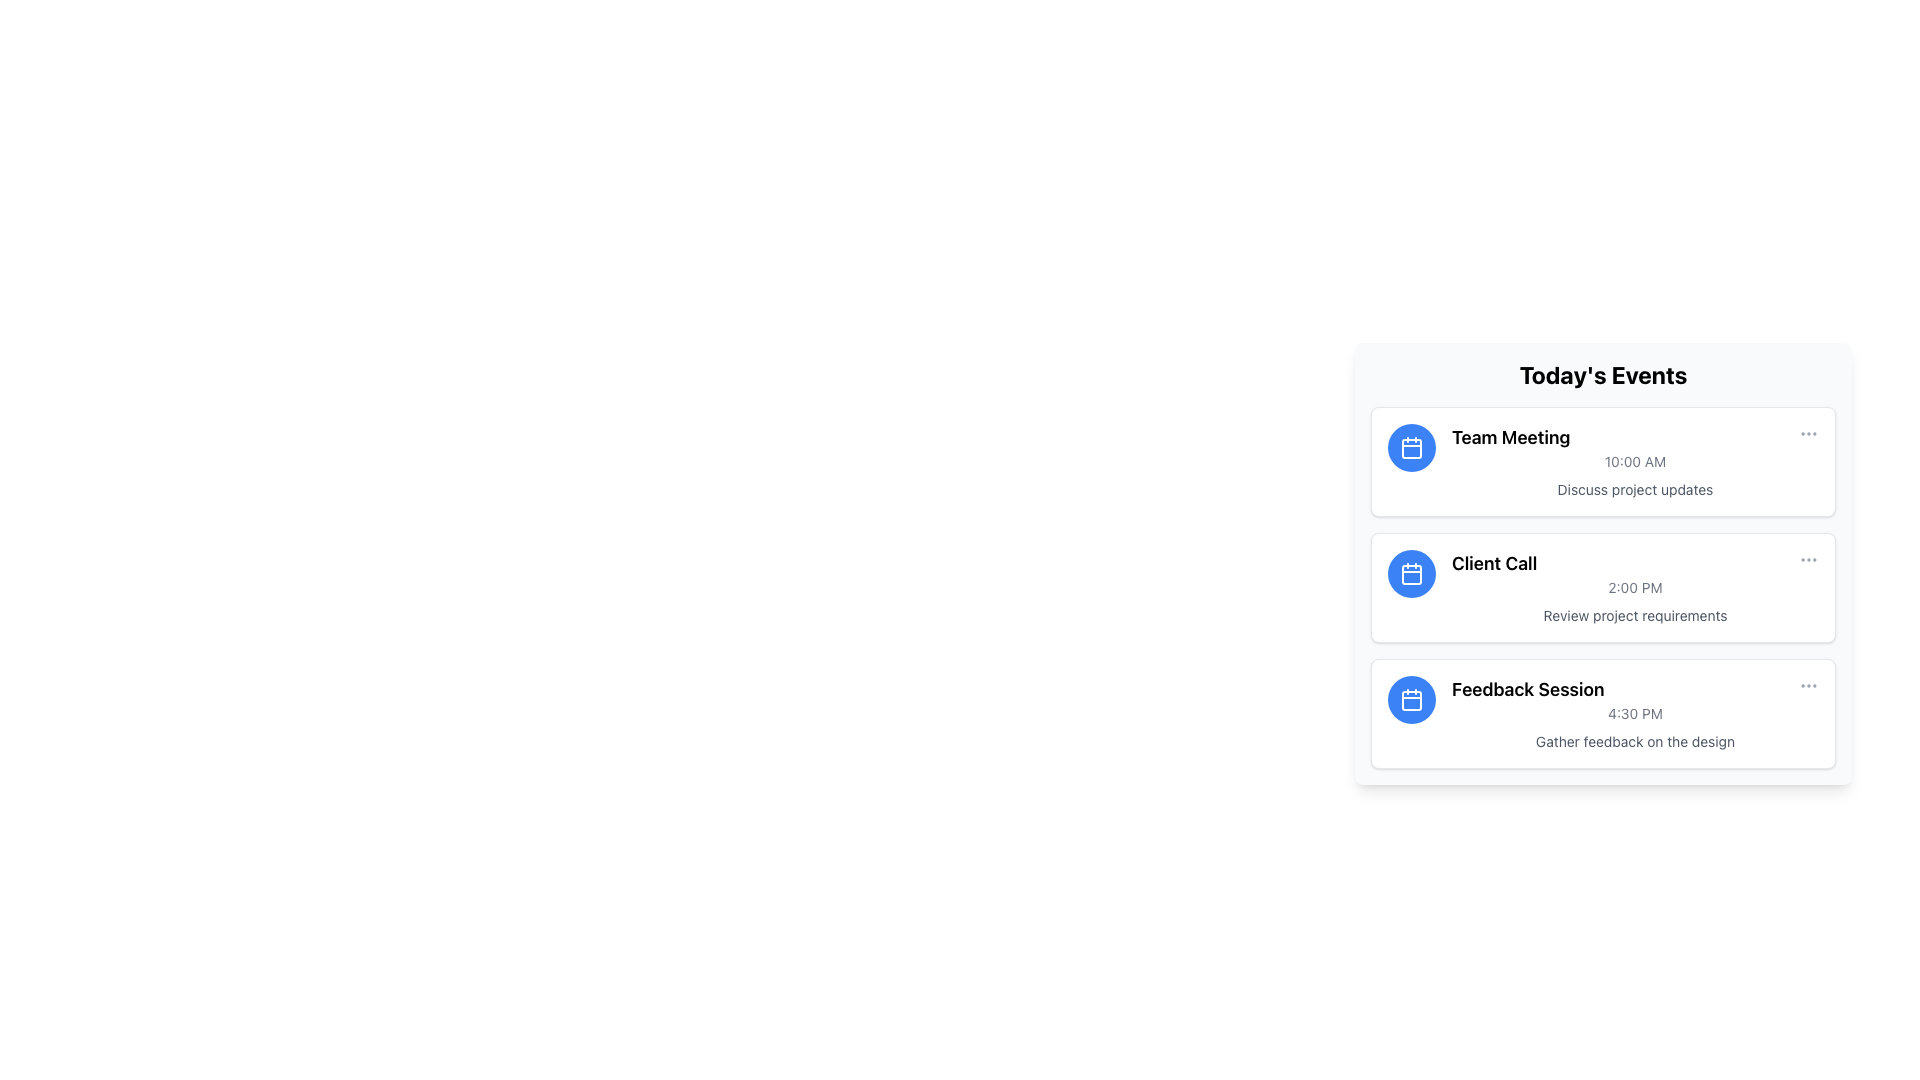 This screenshot has width=1920, height=1080. I want to click on the Text Label indicating 'Feedback Session' located in the bottom section of the list item under 'Today's Events', so click(1527, 689).